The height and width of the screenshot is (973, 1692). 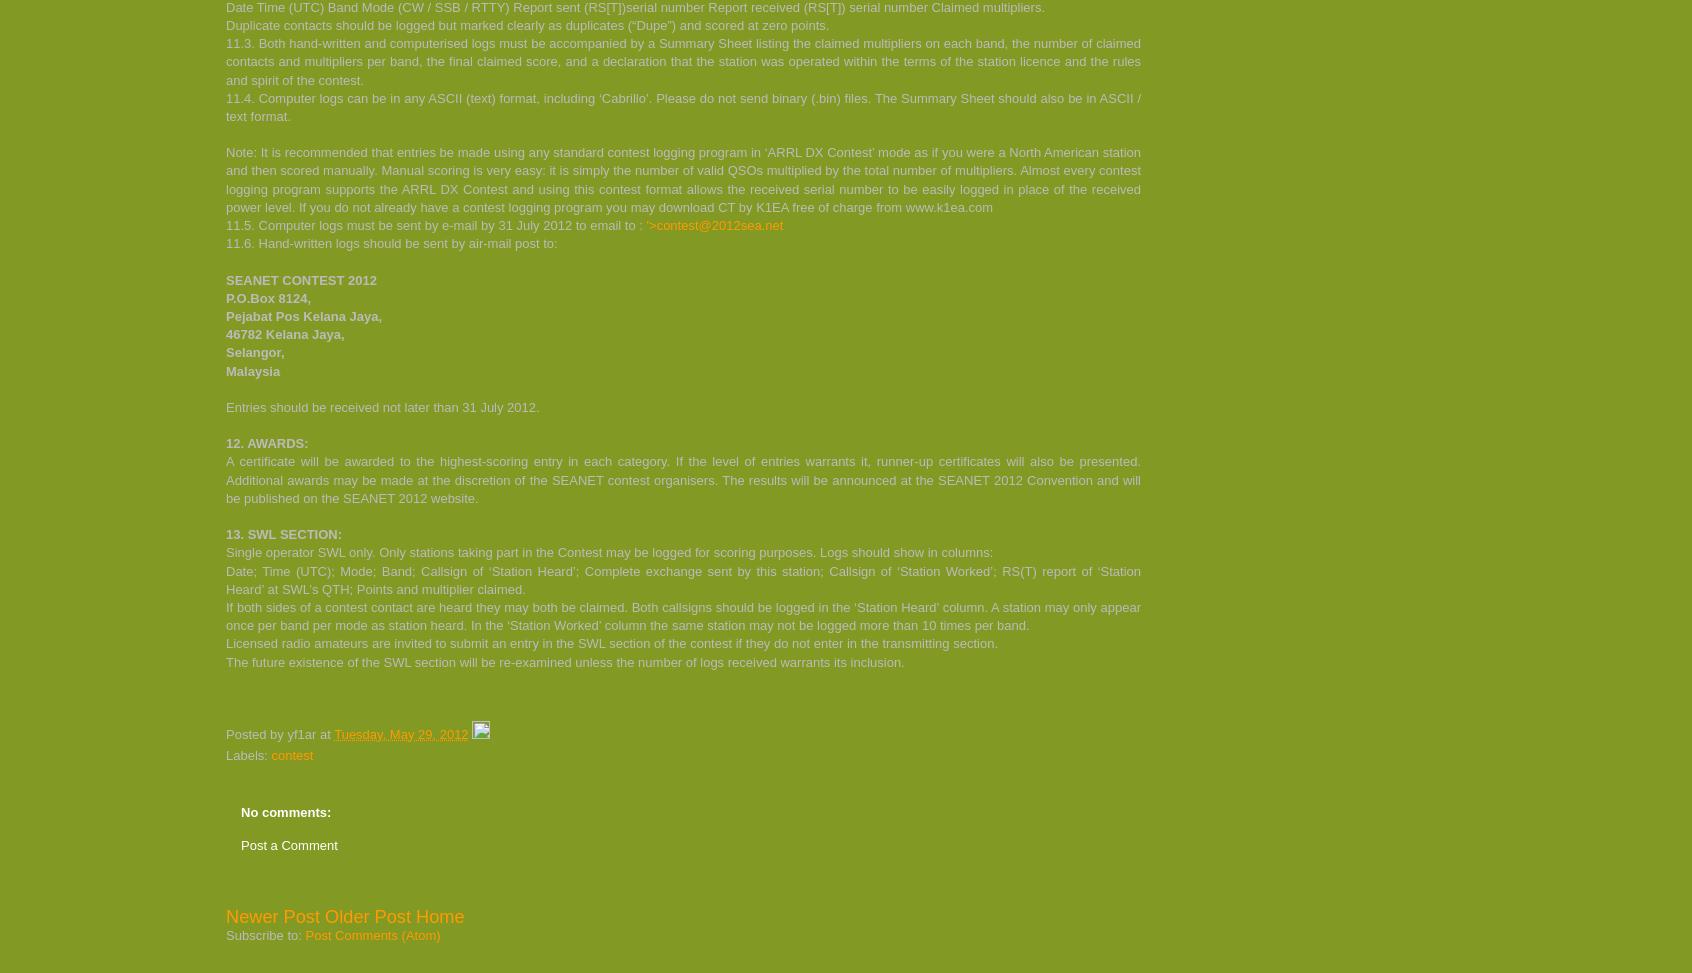 I want to click on 'at', so click(x=325, y=734).